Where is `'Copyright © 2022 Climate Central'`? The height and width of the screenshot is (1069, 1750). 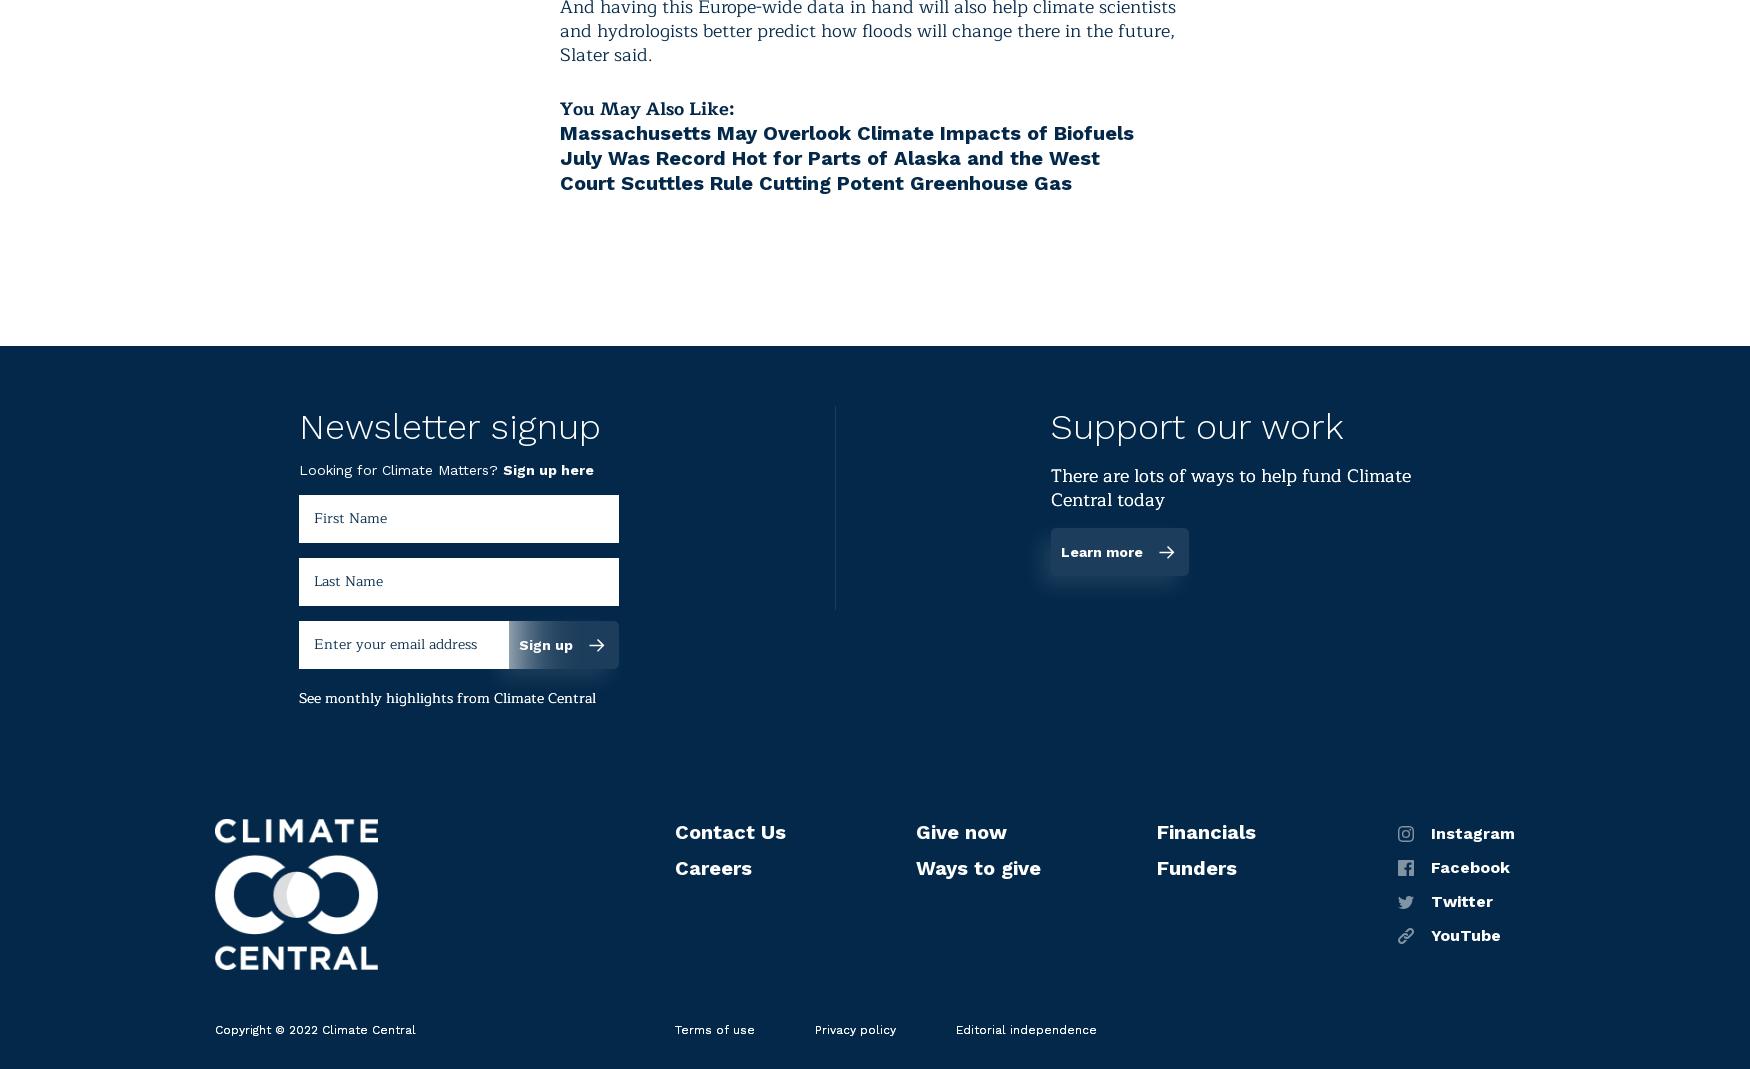
'Copyright © 2022 Climate Central' is located at coordinates (315, 1029).